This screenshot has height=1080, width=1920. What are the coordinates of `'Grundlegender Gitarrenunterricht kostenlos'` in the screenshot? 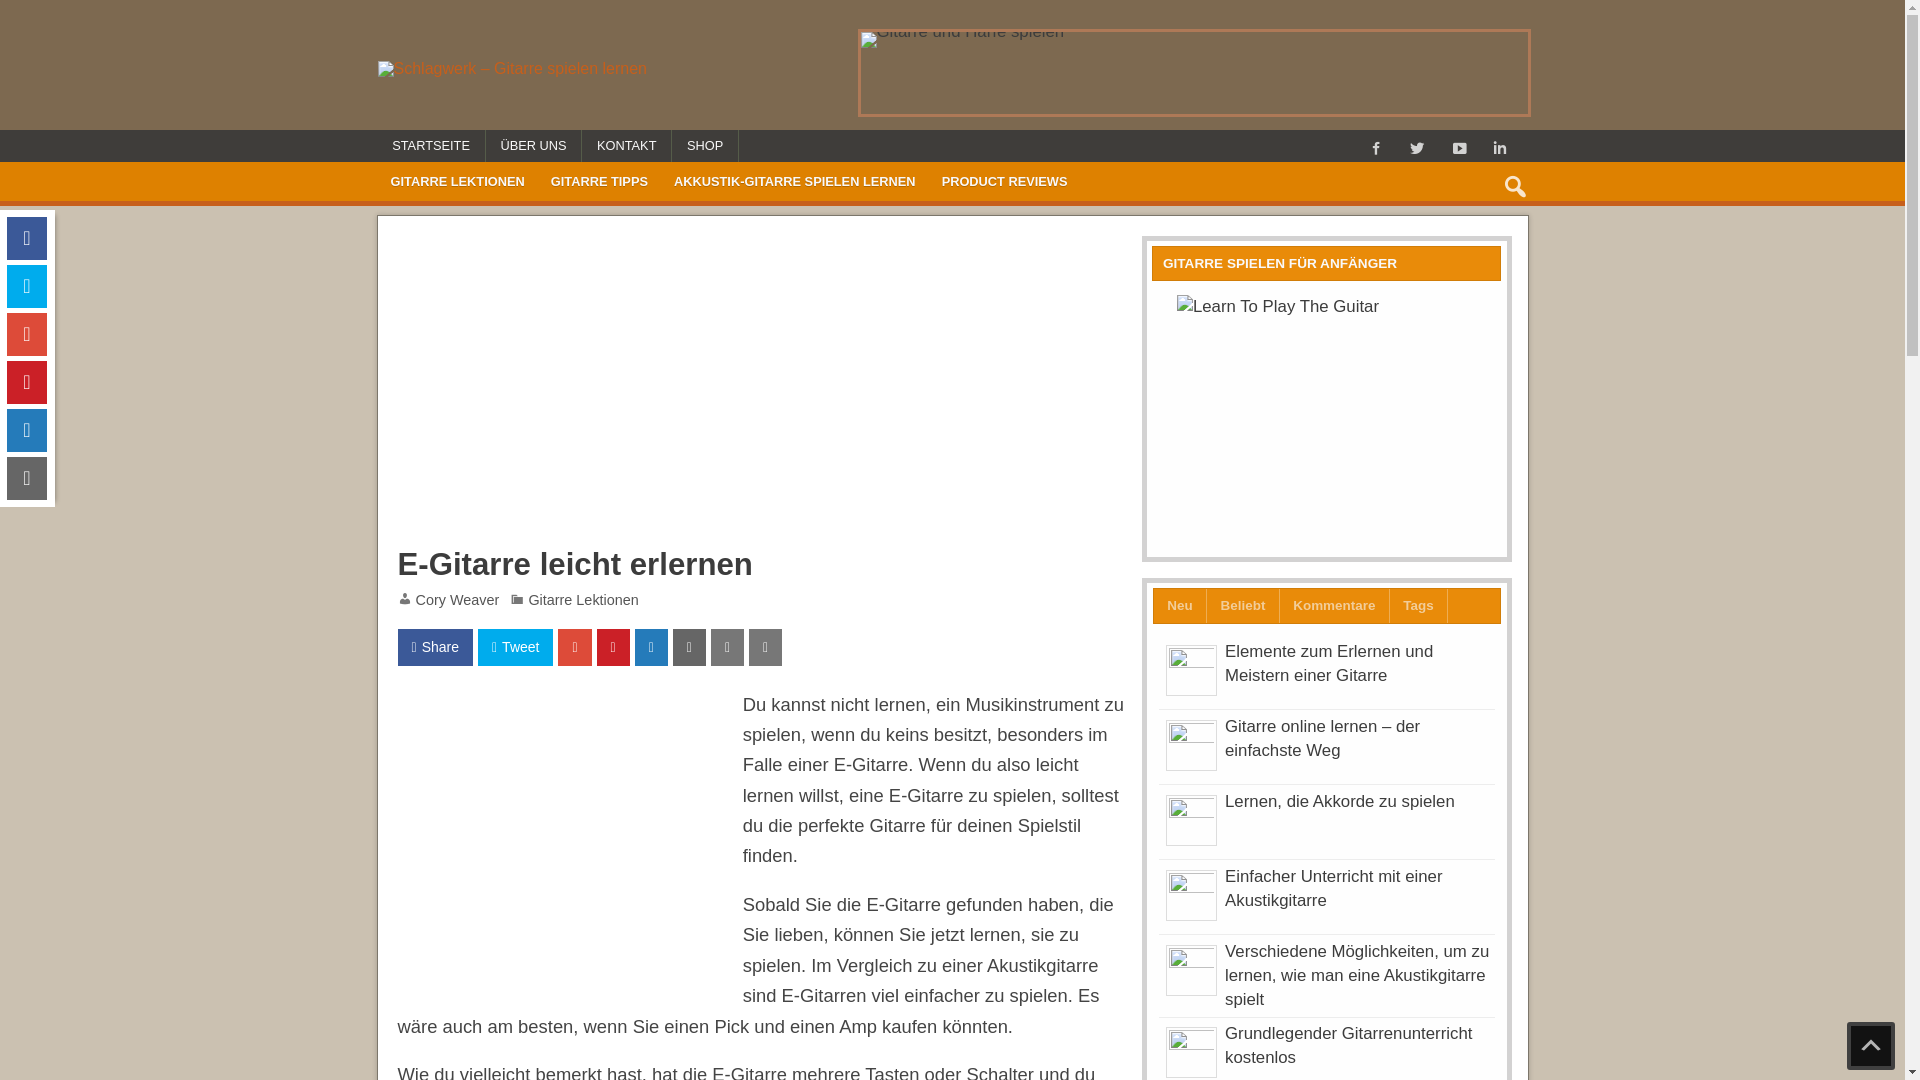 It's located at (1348, 1044).